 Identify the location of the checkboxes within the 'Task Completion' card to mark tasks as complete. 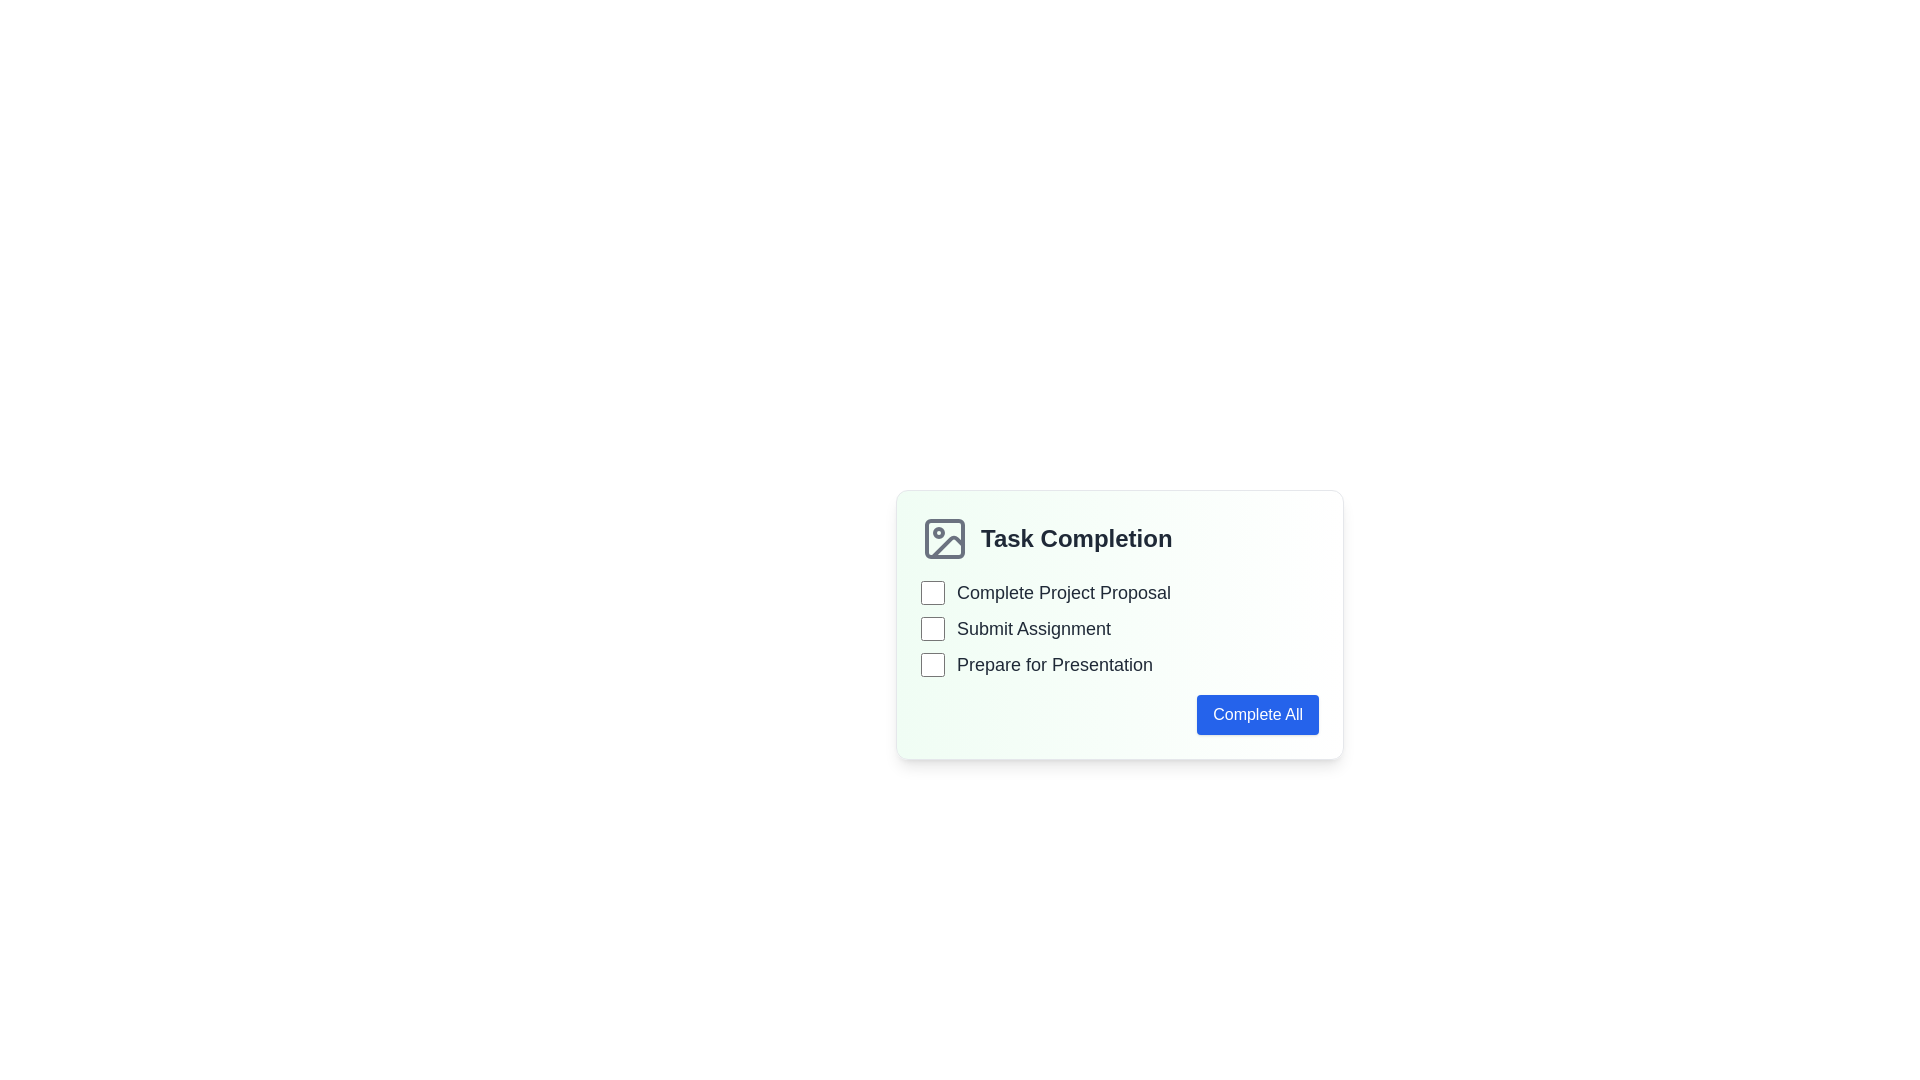
(1118, 623).